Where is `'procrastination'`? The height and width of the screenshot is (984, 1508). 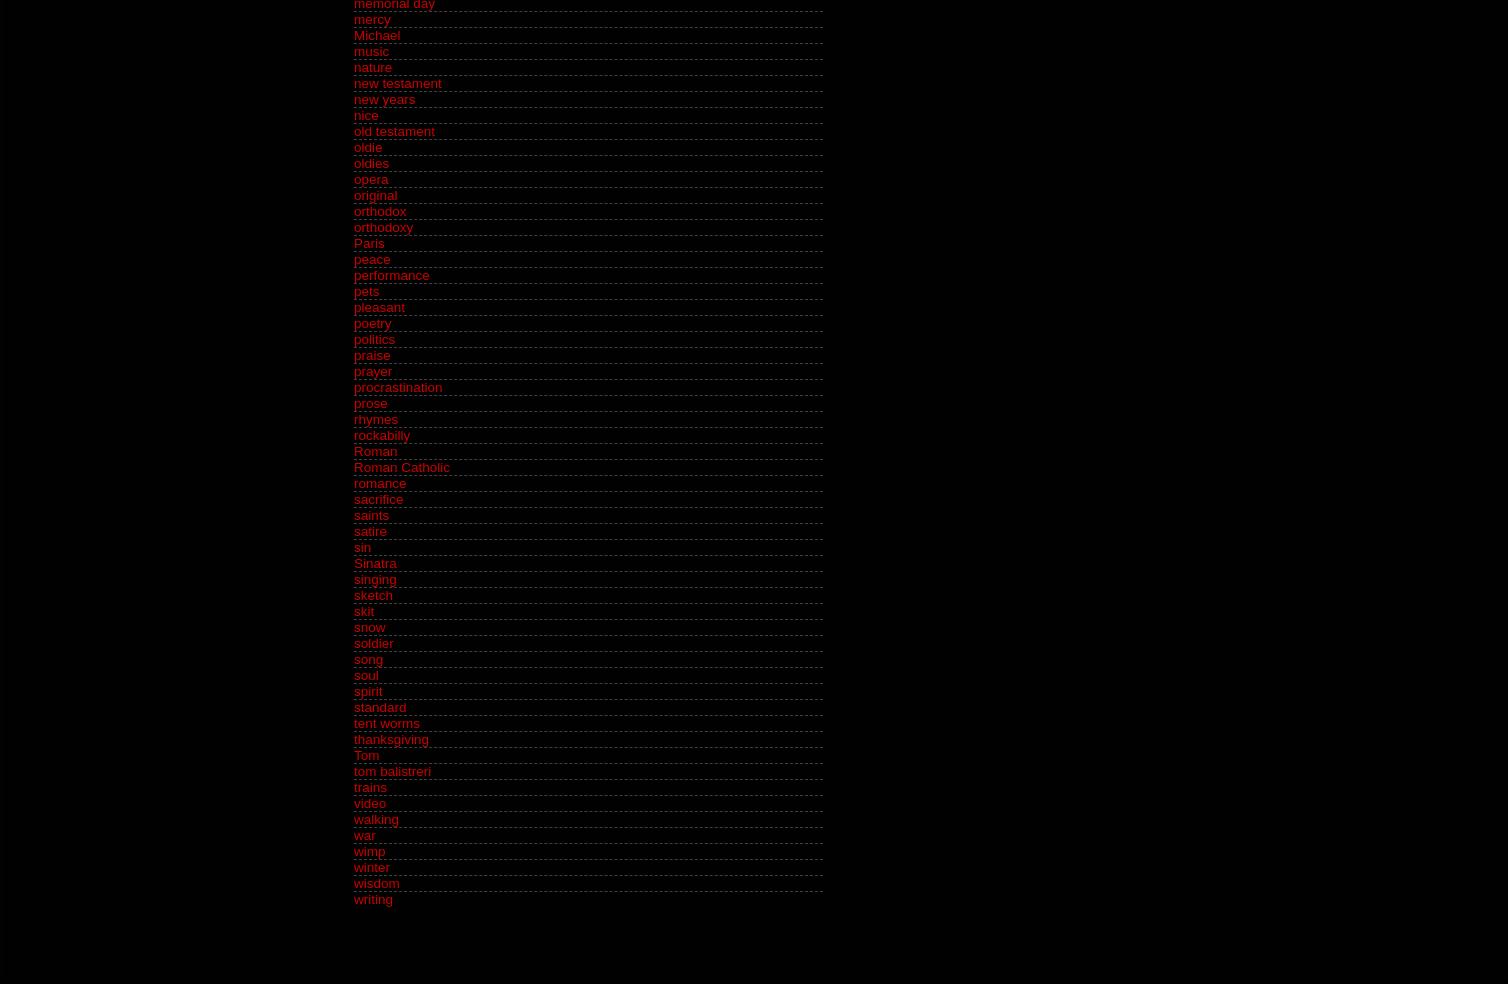
'procrastination' is located at coordinates (397, 387).